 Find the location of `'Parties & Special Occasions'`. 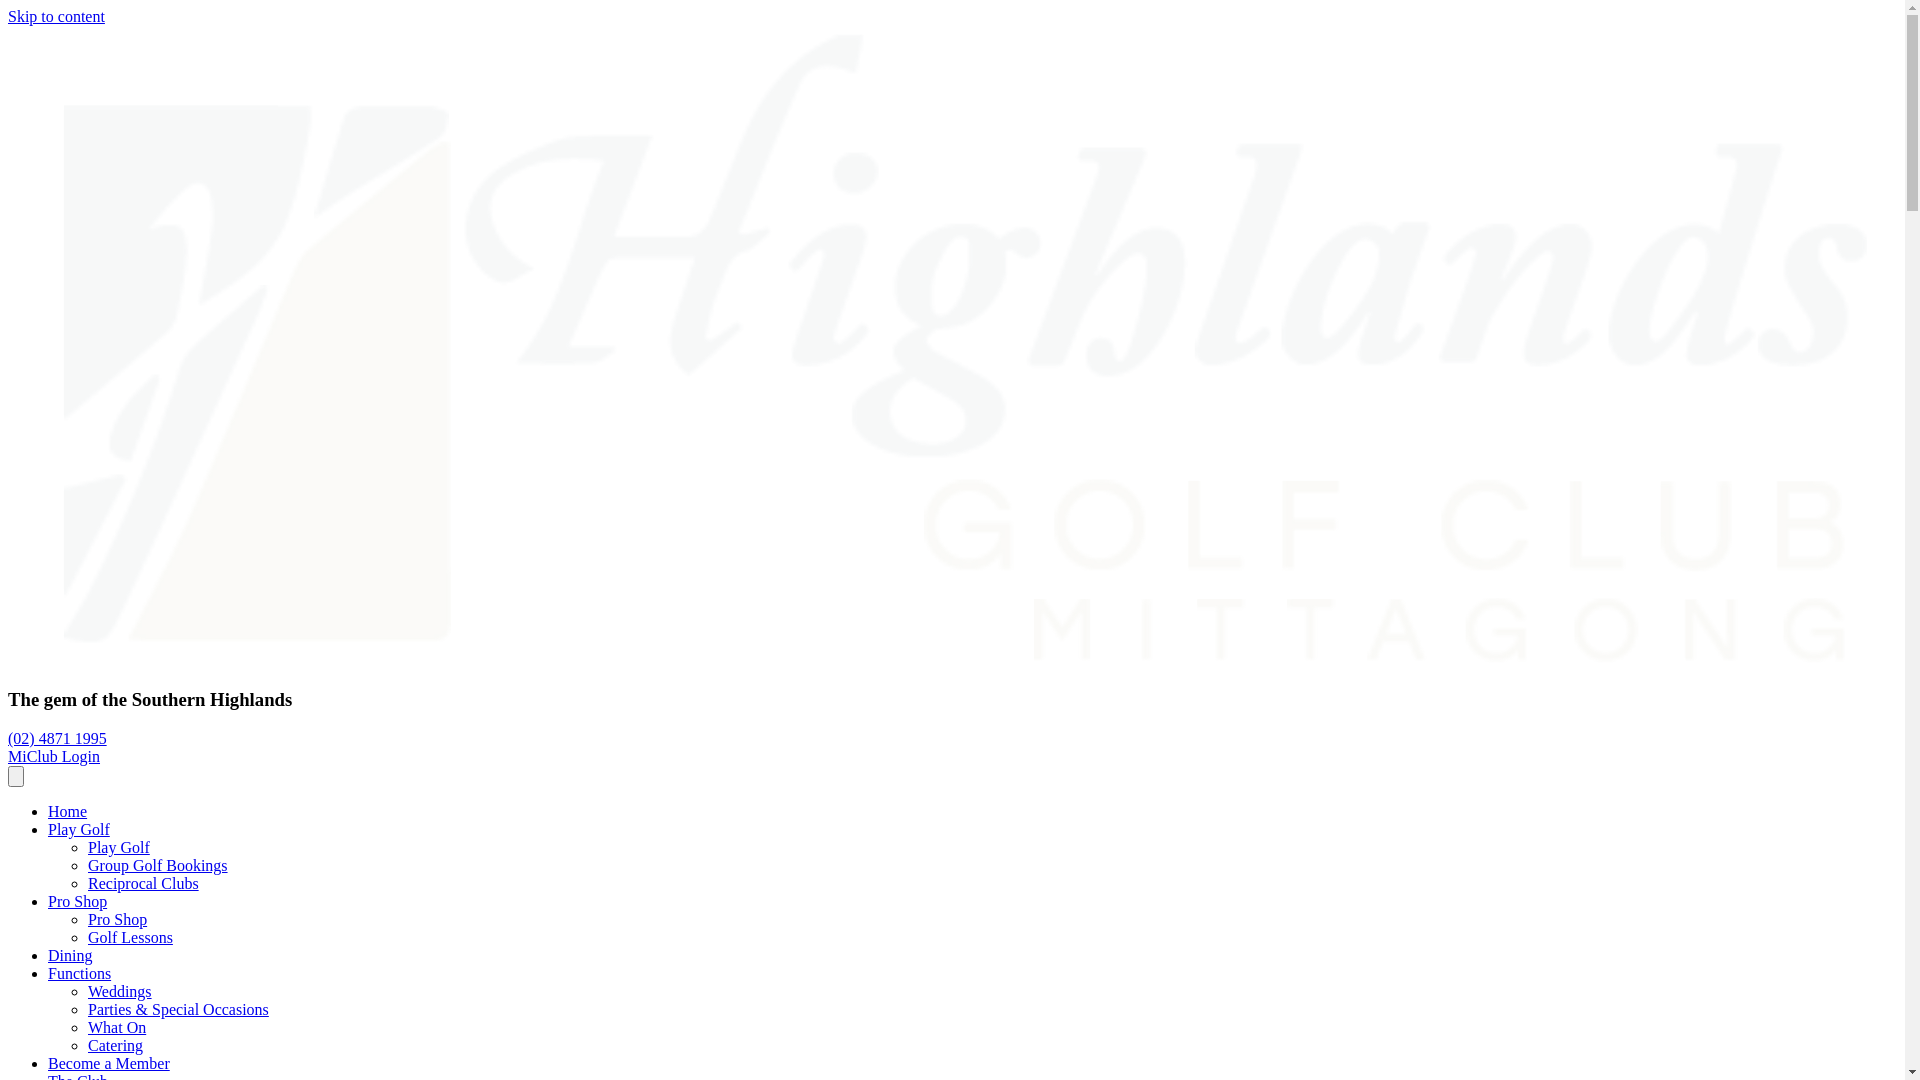

'Parties & Special Occasions' is located at coordinates (178, 1009).